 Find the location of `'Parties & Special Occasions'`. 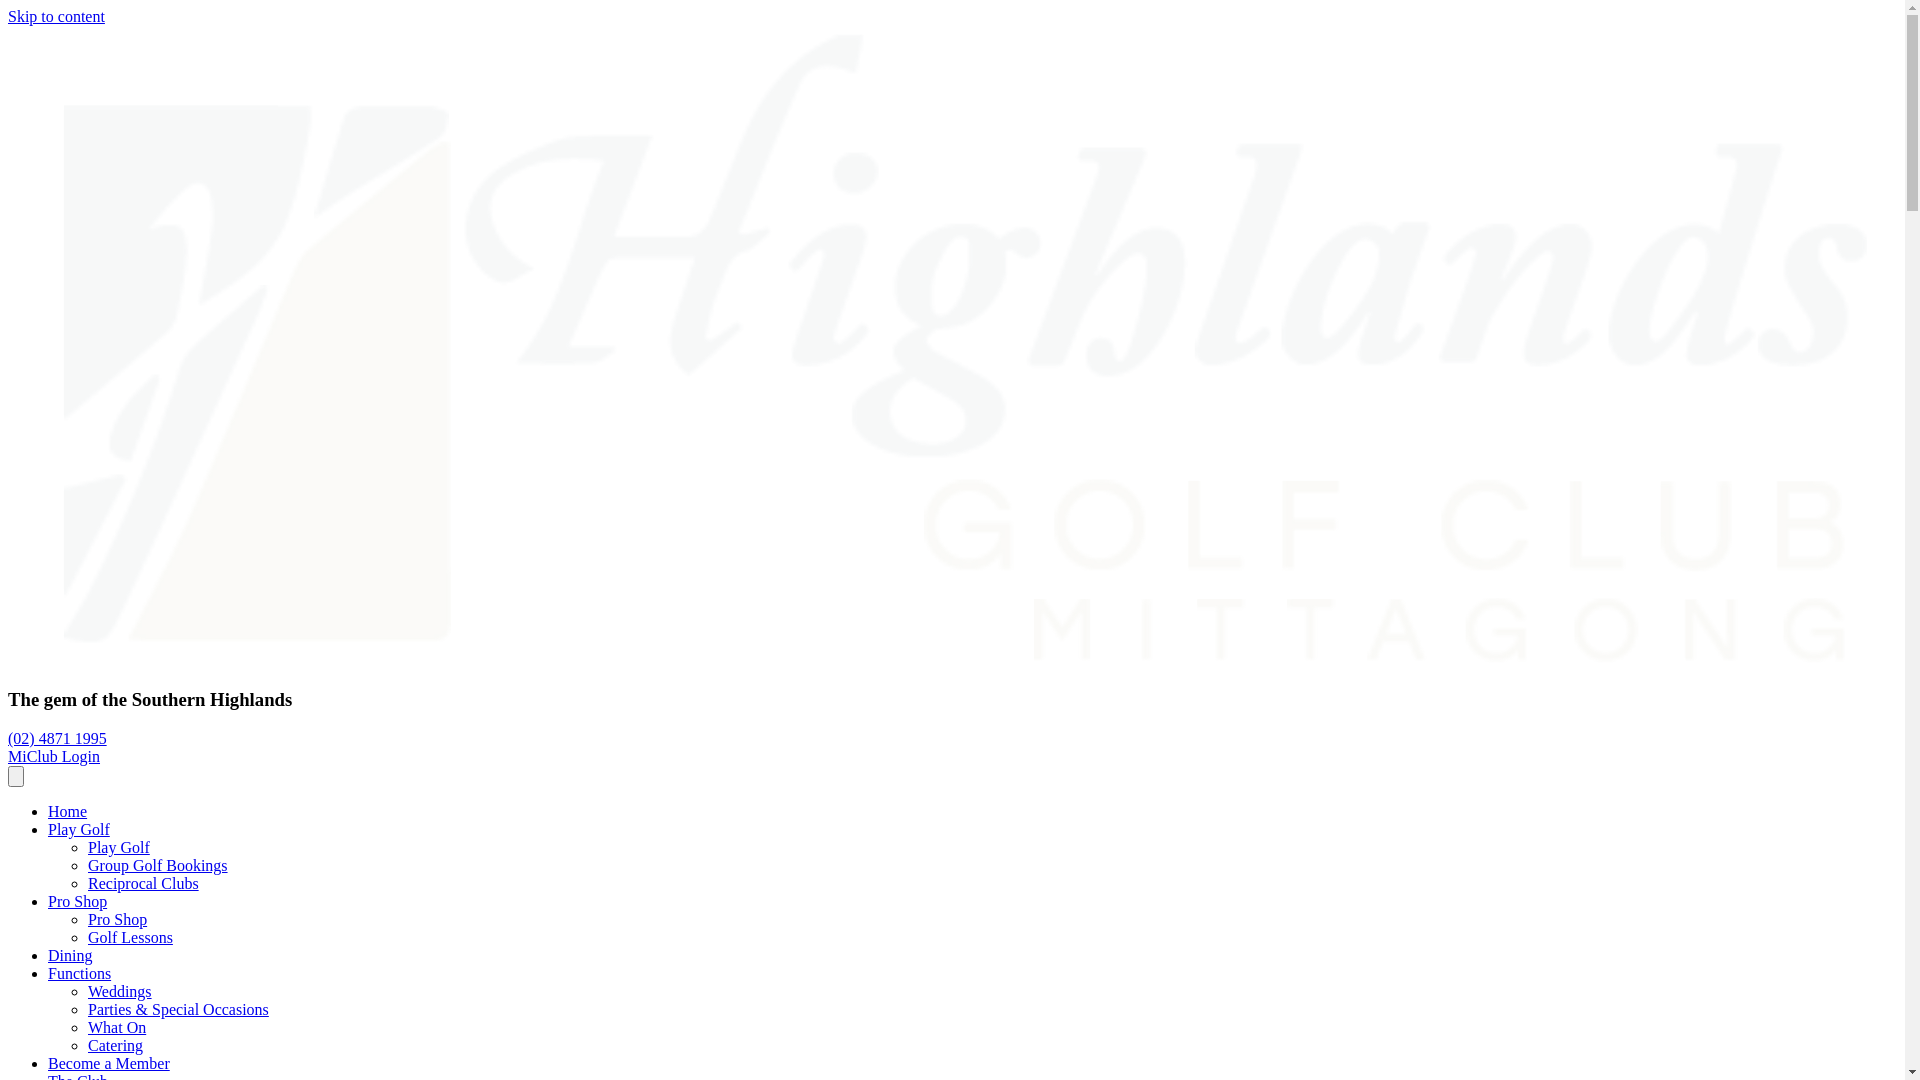

'Parties & Special Occasions' is located at coordinates (178, 1009).